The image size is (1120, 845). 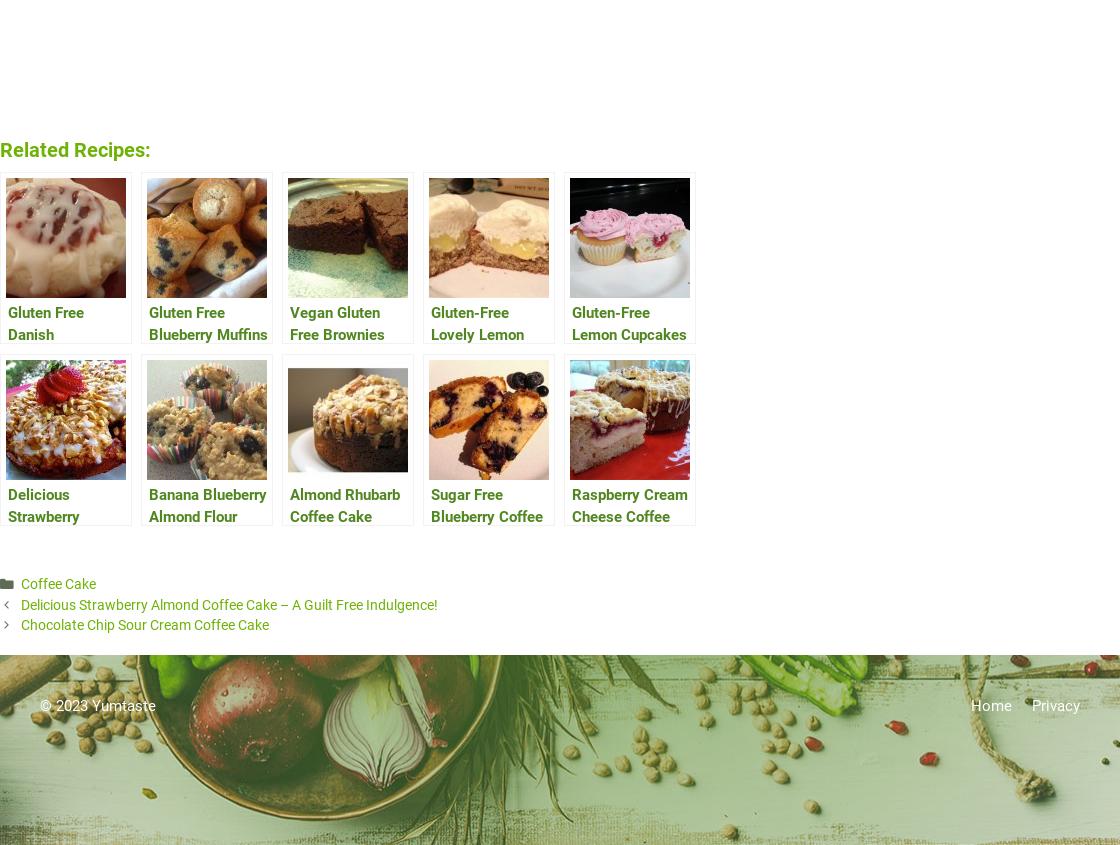 What do you see at coordinates (991, 704) in the screenshot?
I see `'Home'` at bounding box center [991, 704].